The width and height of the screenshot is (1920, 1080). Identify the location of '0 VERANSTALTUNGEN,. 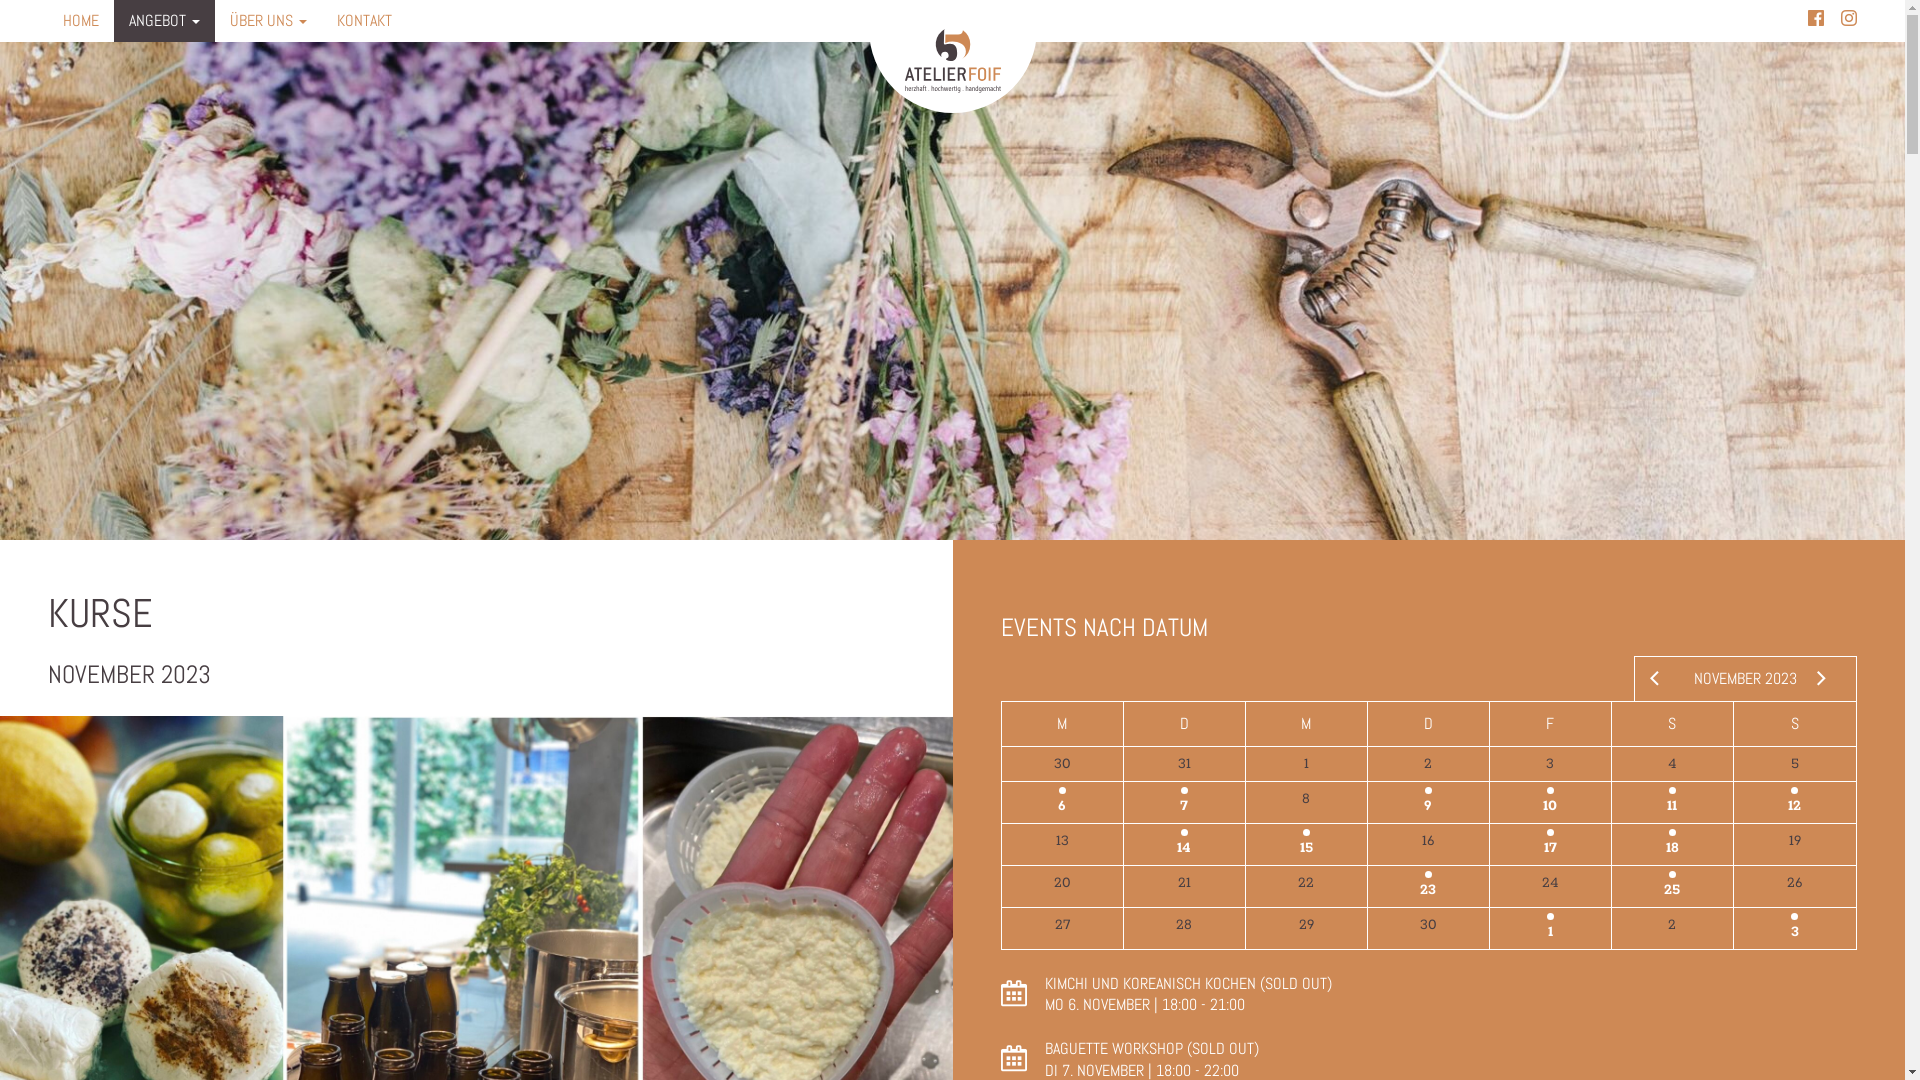
(1549, 885).